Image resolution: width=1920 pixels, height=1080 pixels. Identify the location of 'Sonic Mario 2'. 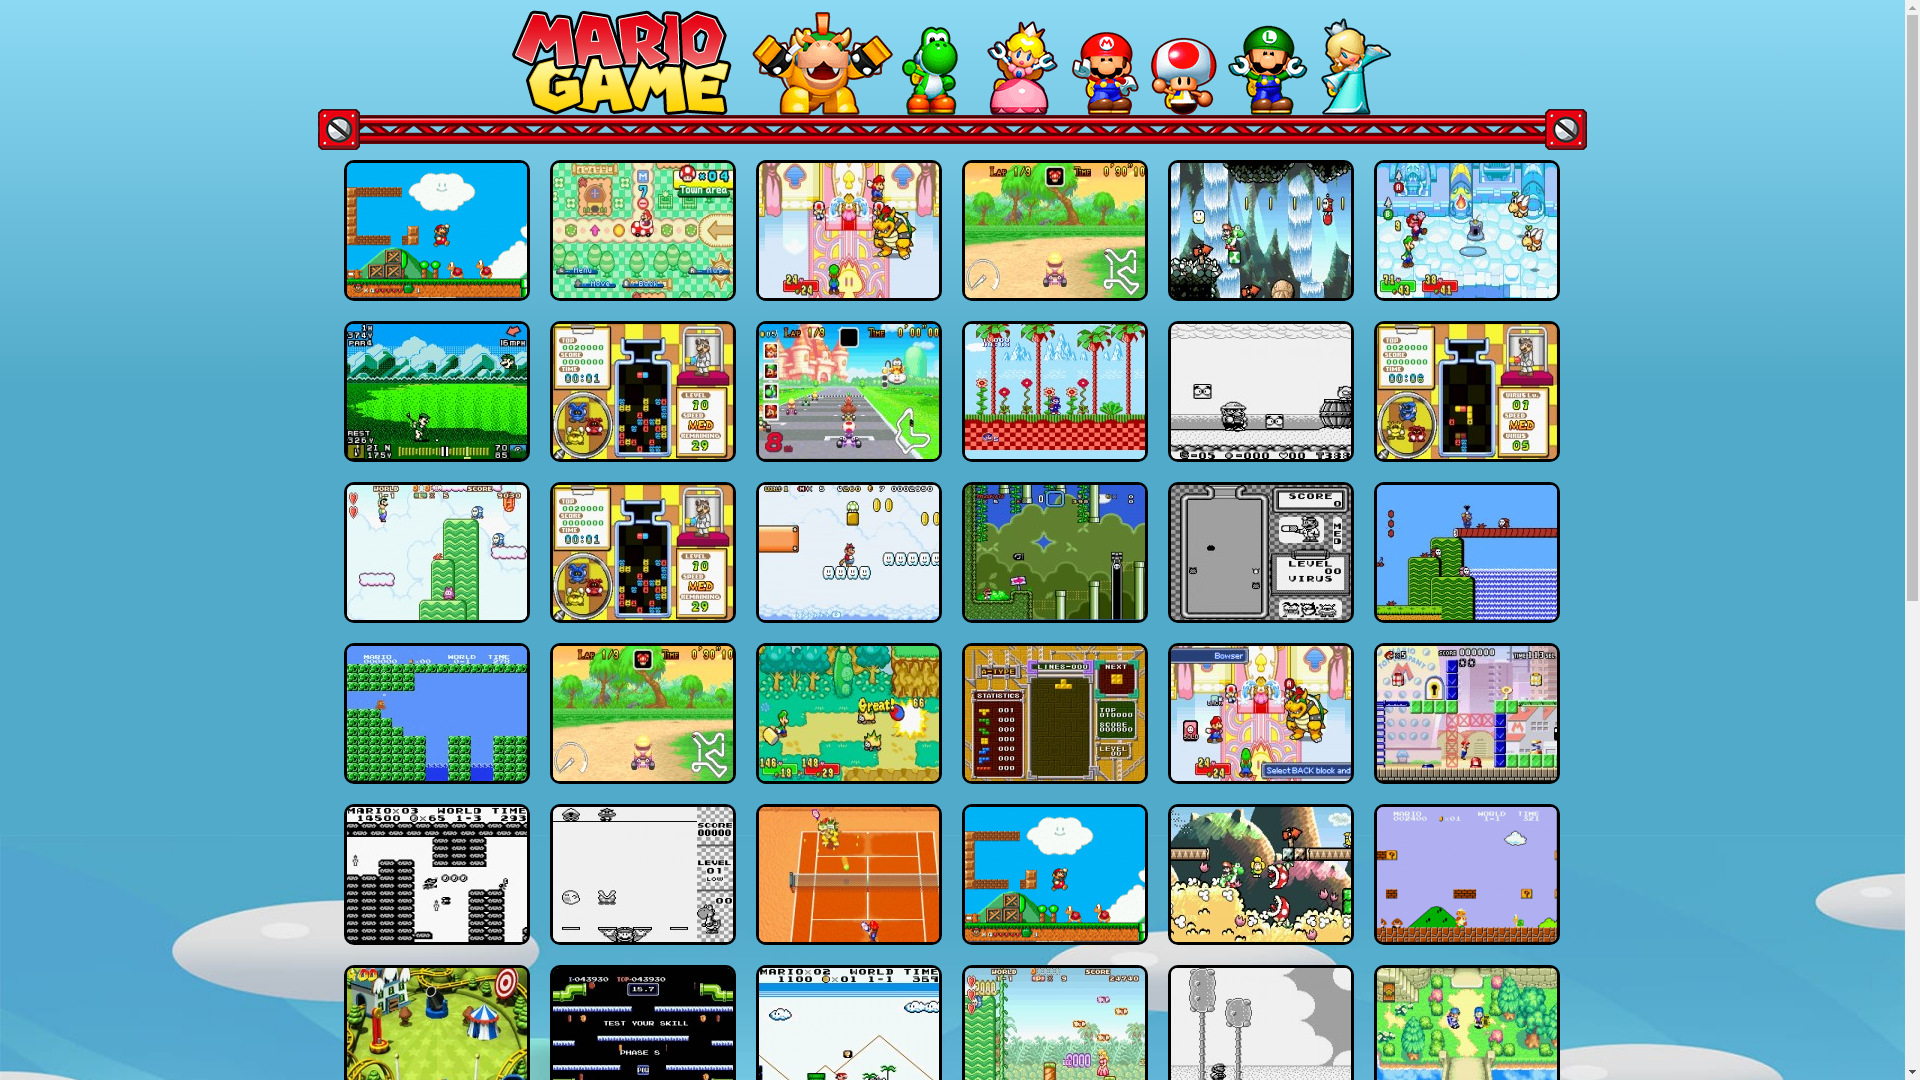
(1054, 389).